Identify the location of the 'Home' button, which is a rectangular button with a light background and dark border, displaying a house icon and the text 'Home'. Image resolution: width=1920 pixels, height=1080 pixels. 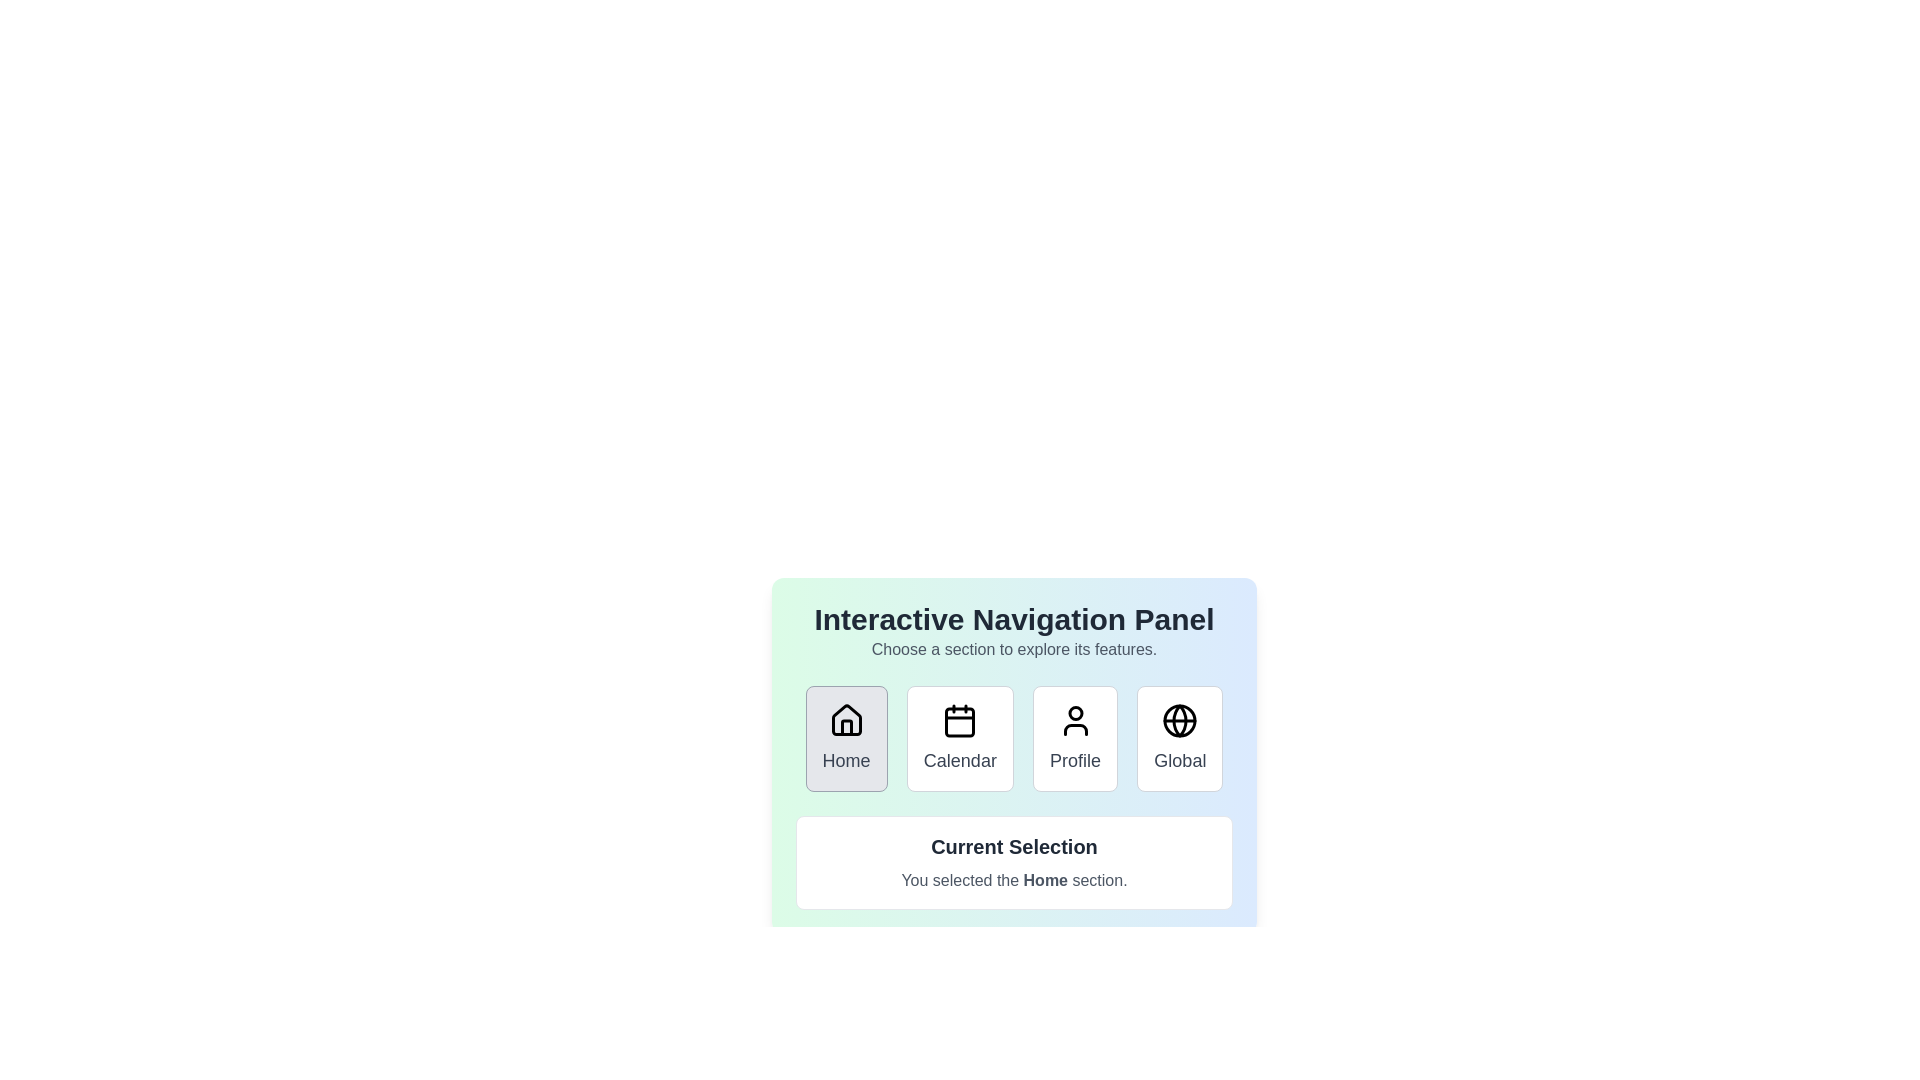
(846, 739).